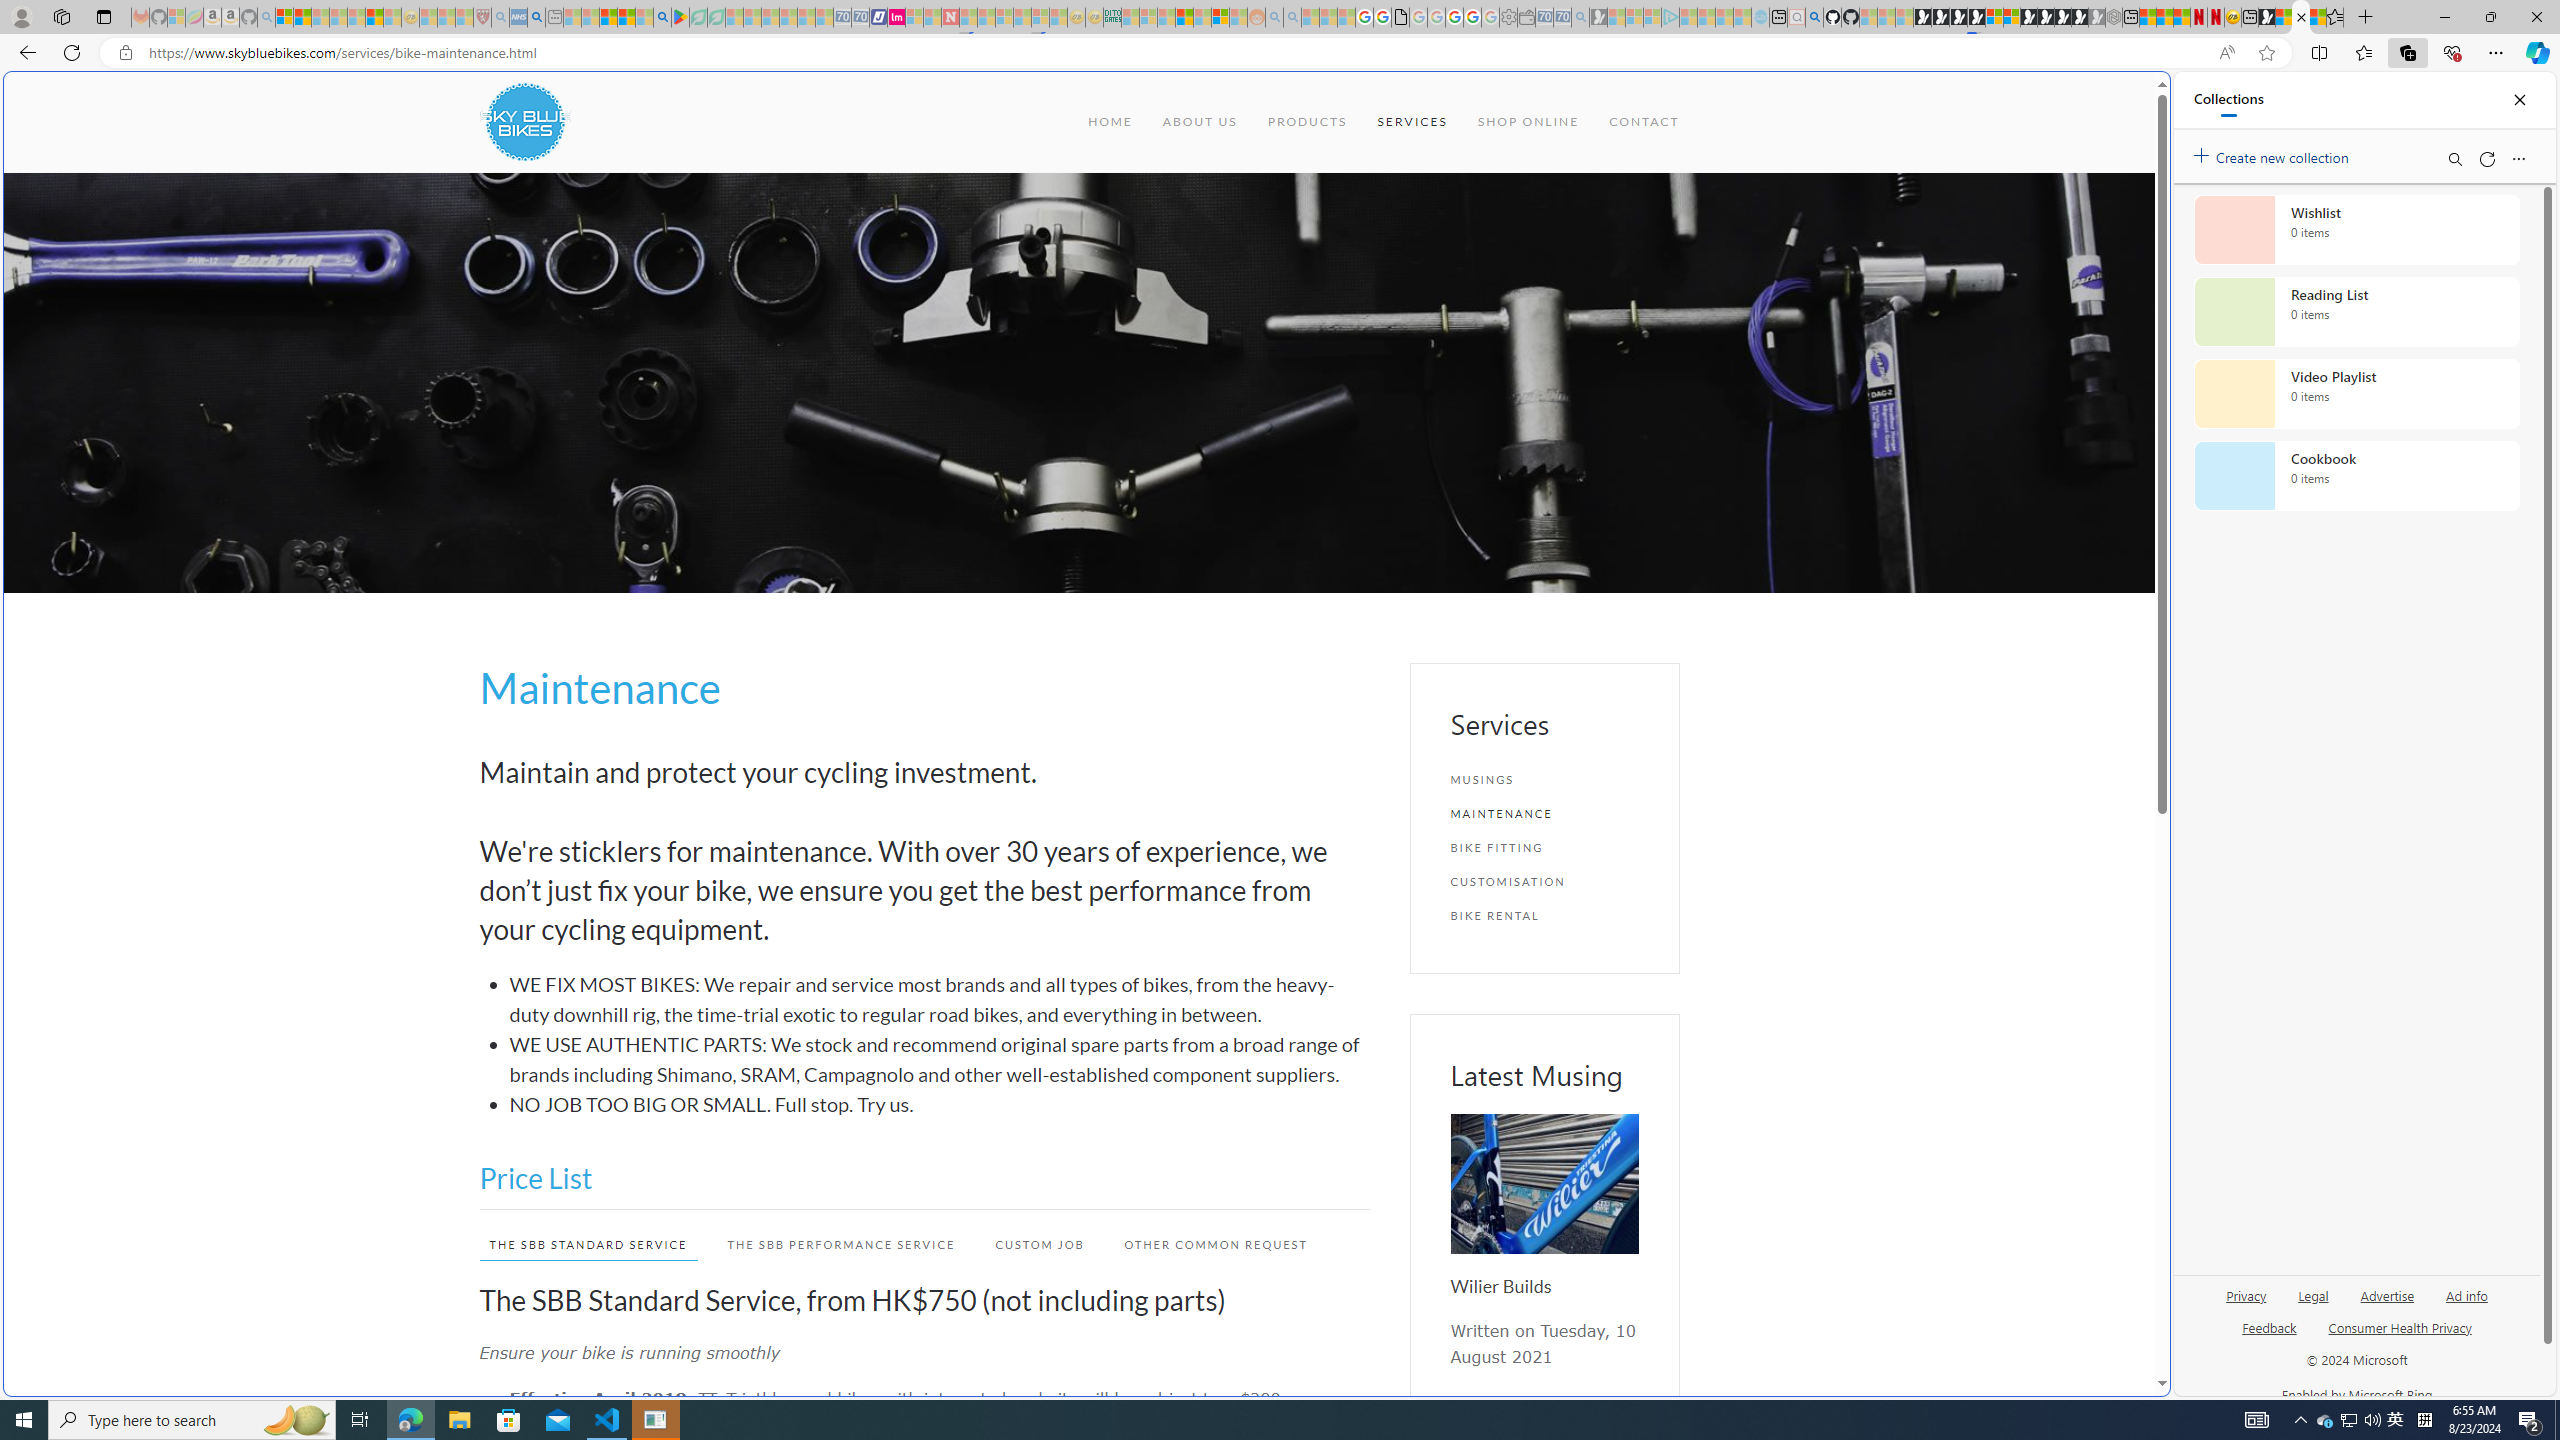 The image size is (2560, 1440). Describe the element at coordinates (1544, 780) in the screenshot. I see `'MUSINGS'` at that location.